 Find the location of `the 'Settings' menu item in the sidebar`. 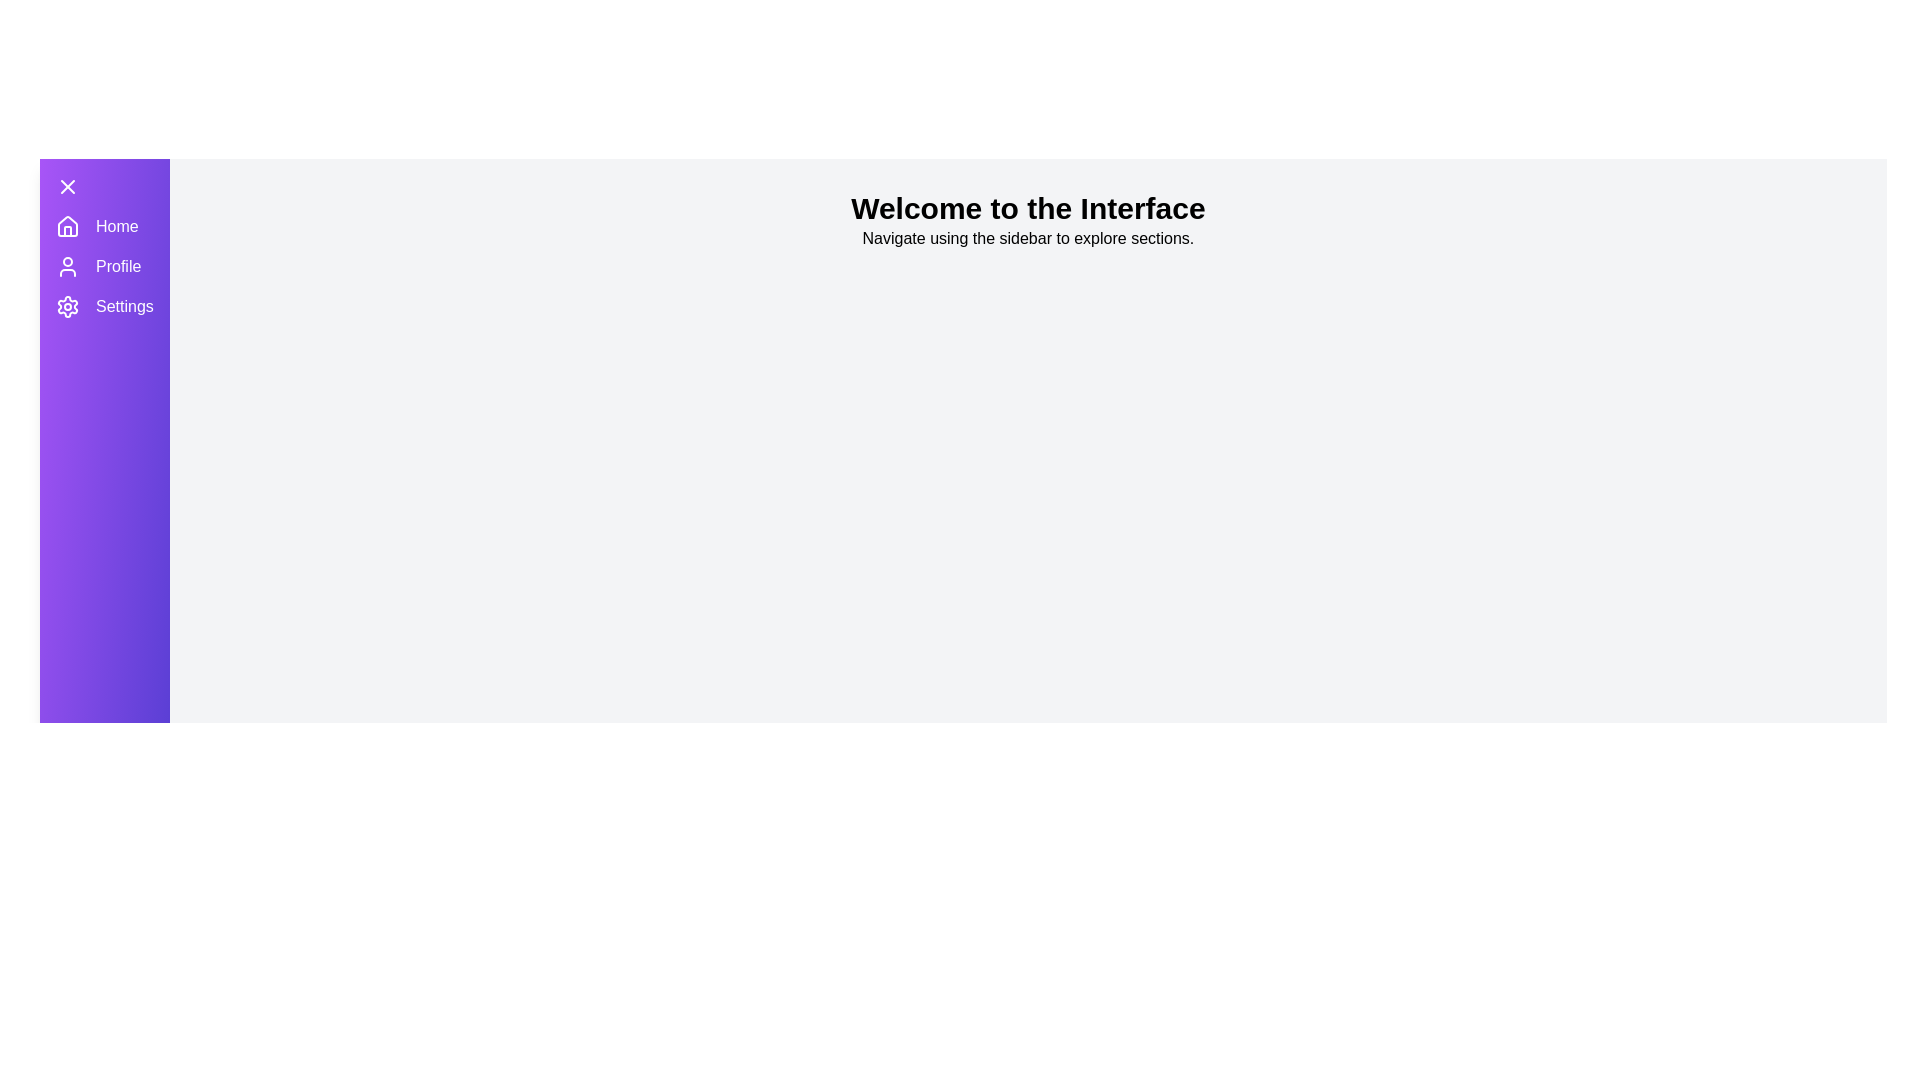

the 'Settings' menu item in the sidebar is located at coordinates (123, 307).